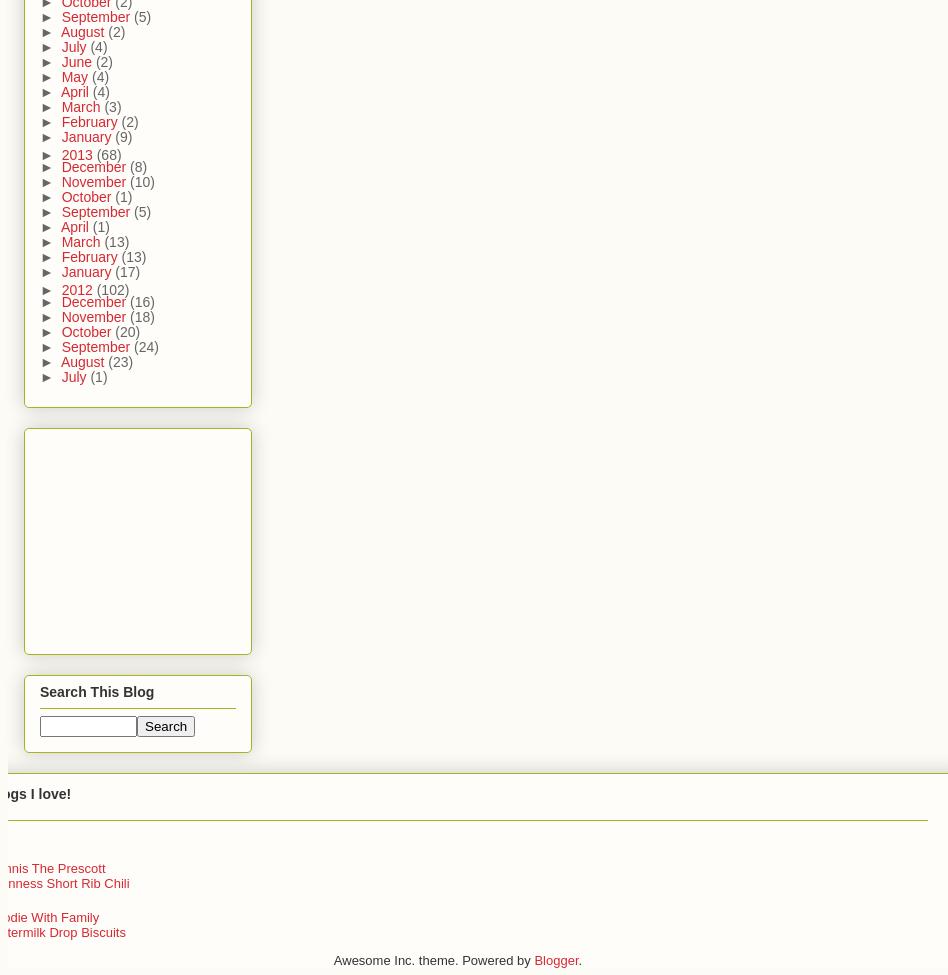 The width and height of the screenshot is (948, 975). Describe the element at coordinates (112, 289) in the screenshot. I see `'(102)'` at that location.